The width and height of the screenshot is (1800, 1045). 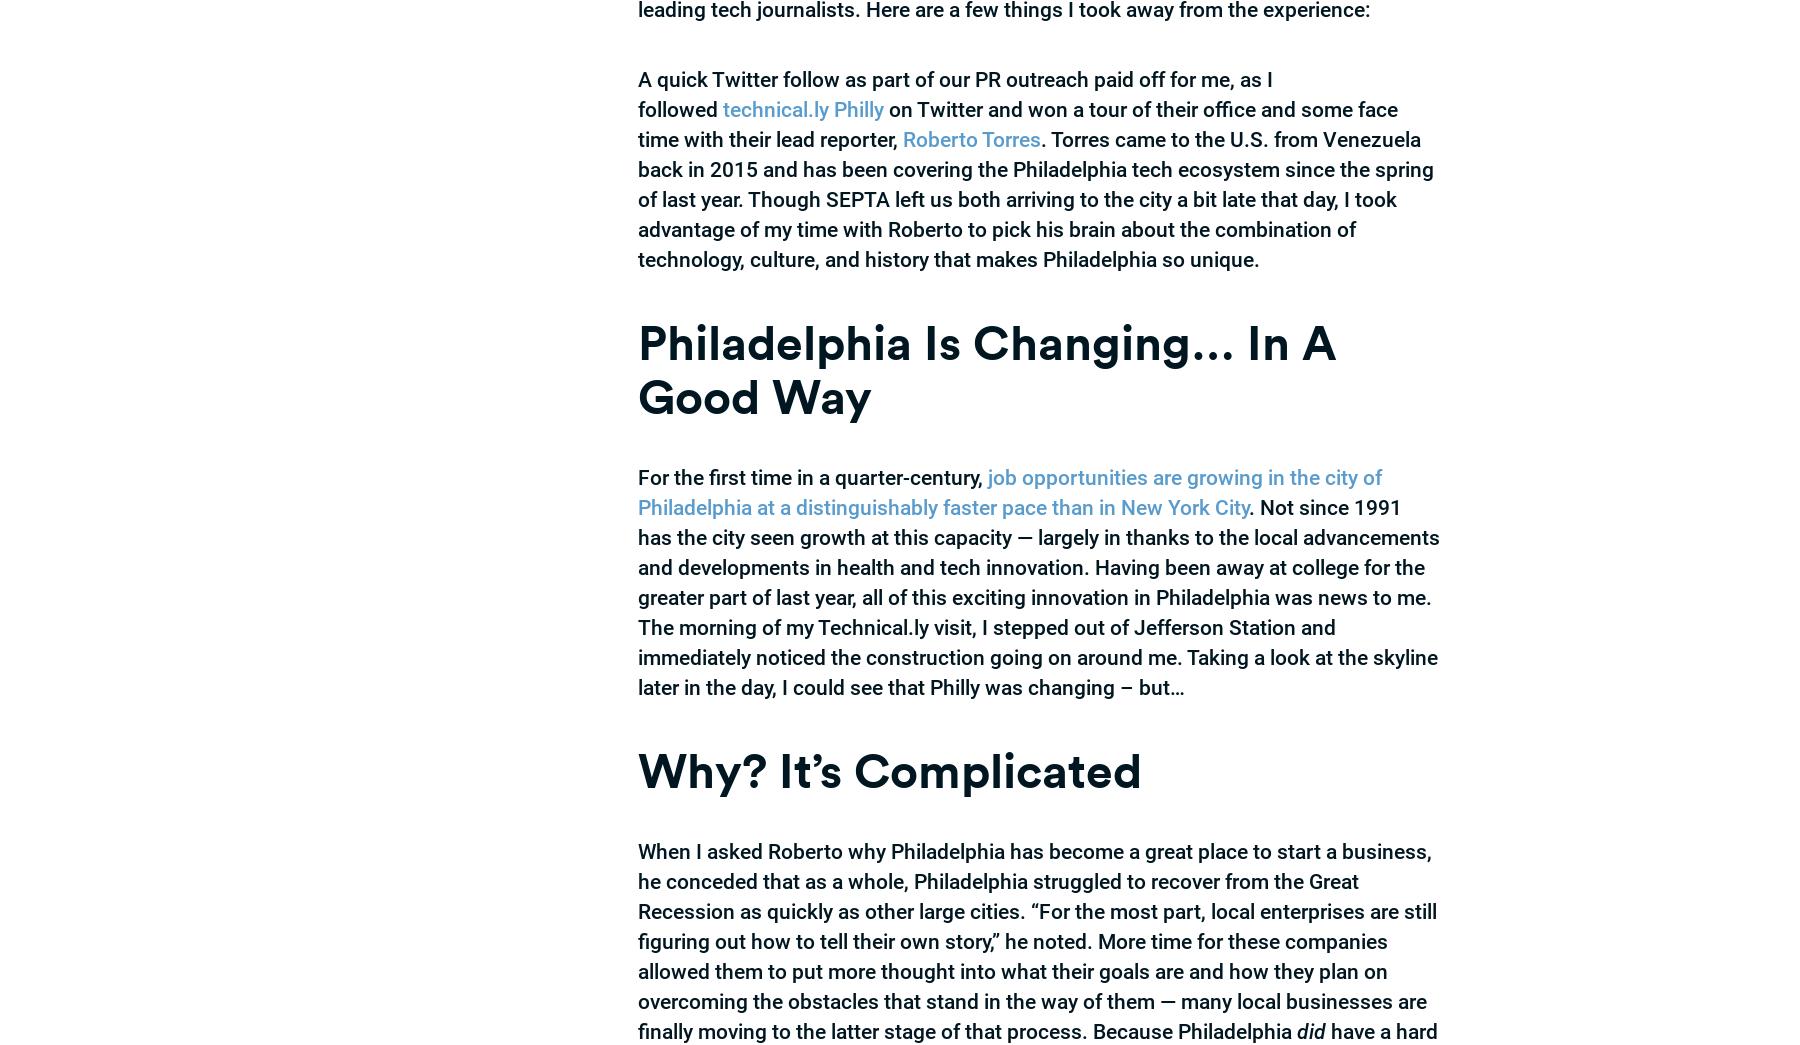 I want to click on 'Why? It’s Complicated', so click(x=889, y=769).